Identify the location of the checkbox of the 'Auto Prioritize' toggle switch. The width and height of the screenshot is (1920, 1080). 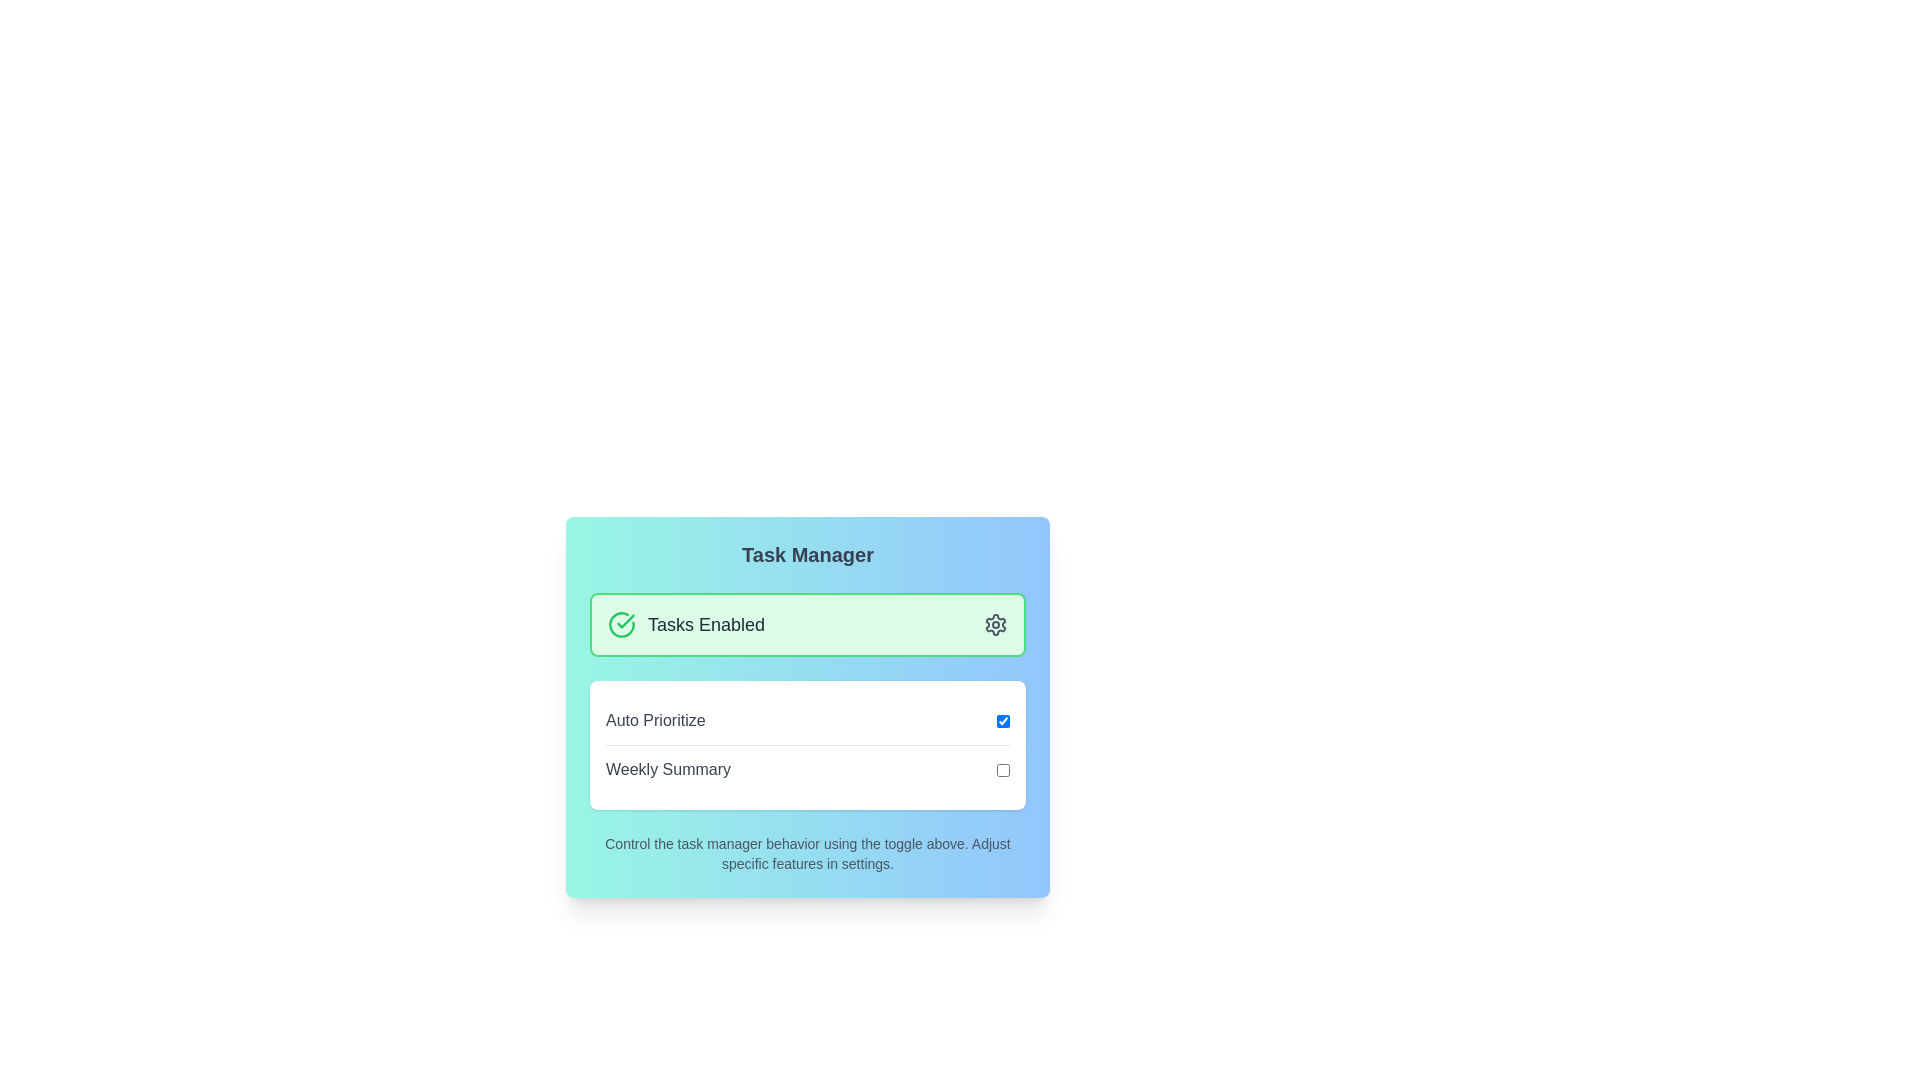
(807, 721).